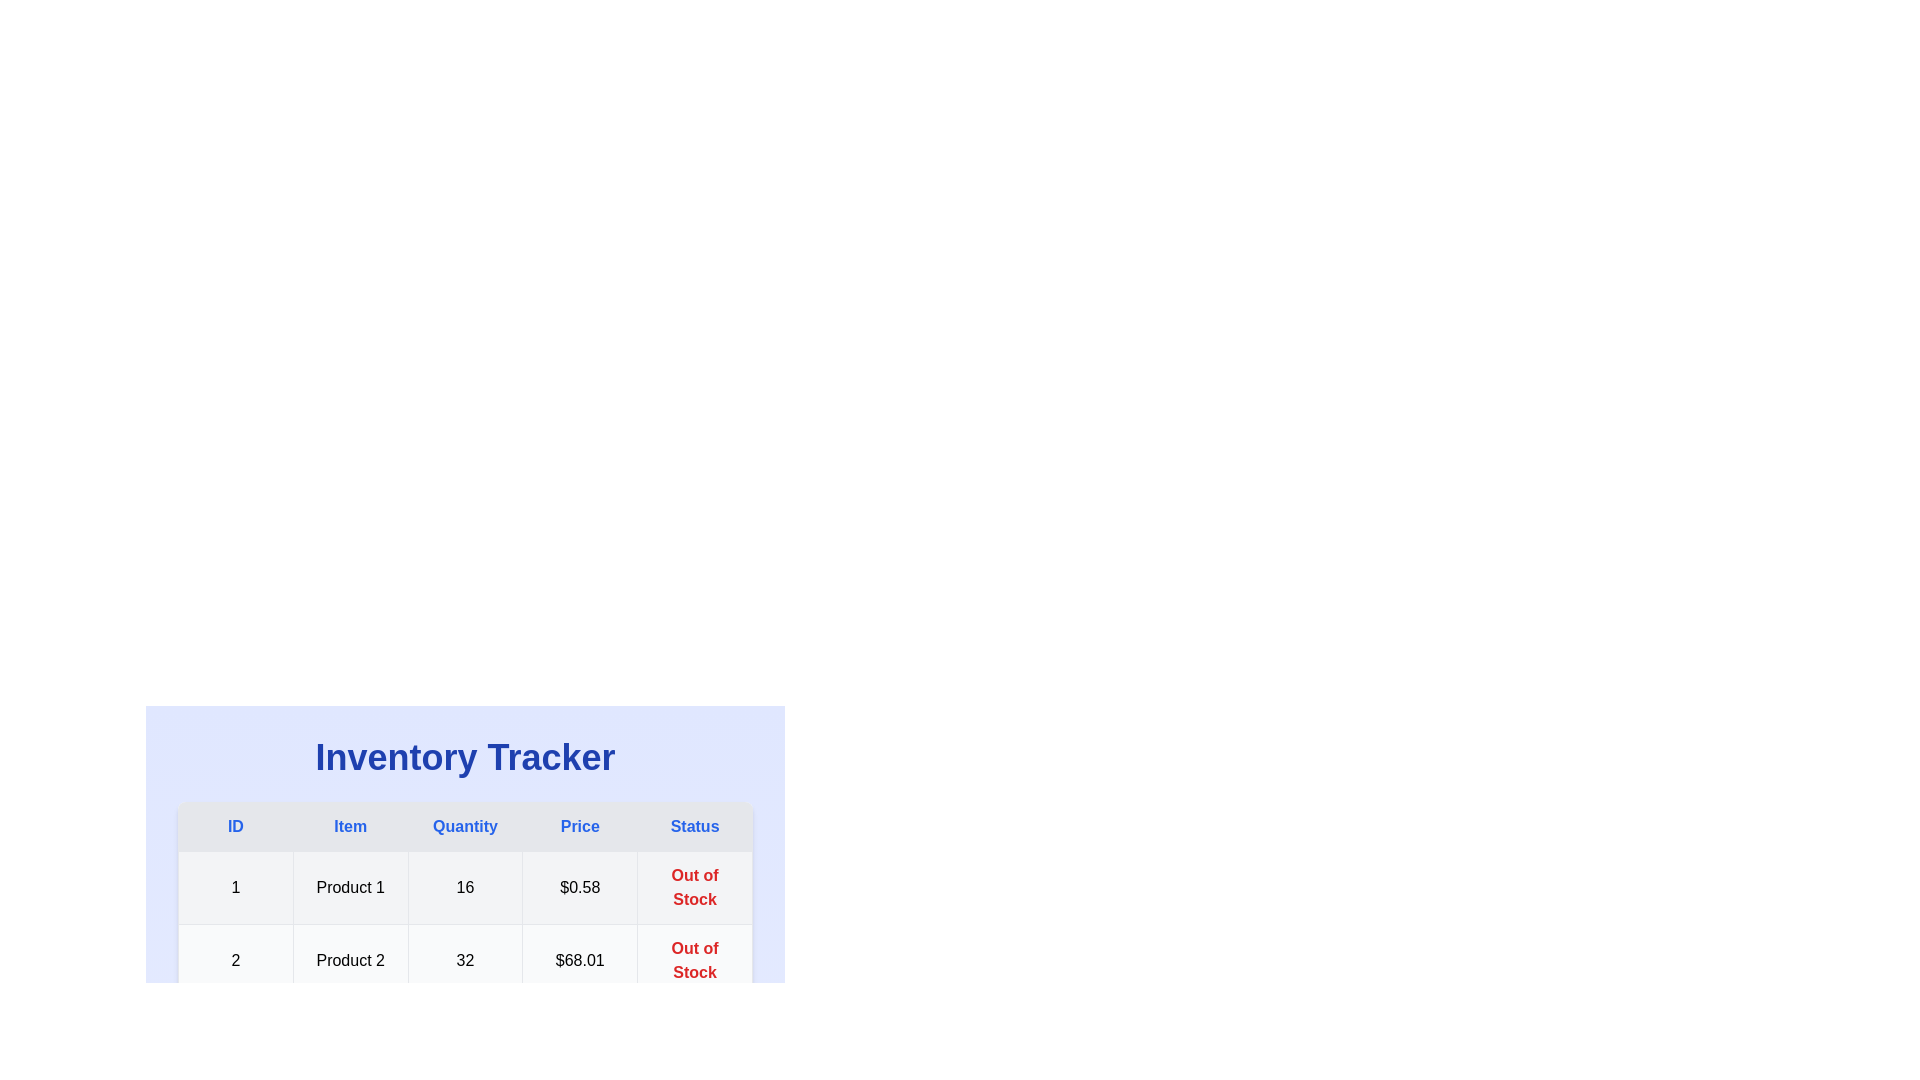 This screenshot has height=1080, width=1920. What do you see at coordinates (464, 959) in the screenshot?
I see `the row corresponding to 2` at bounding box center [464, 959].